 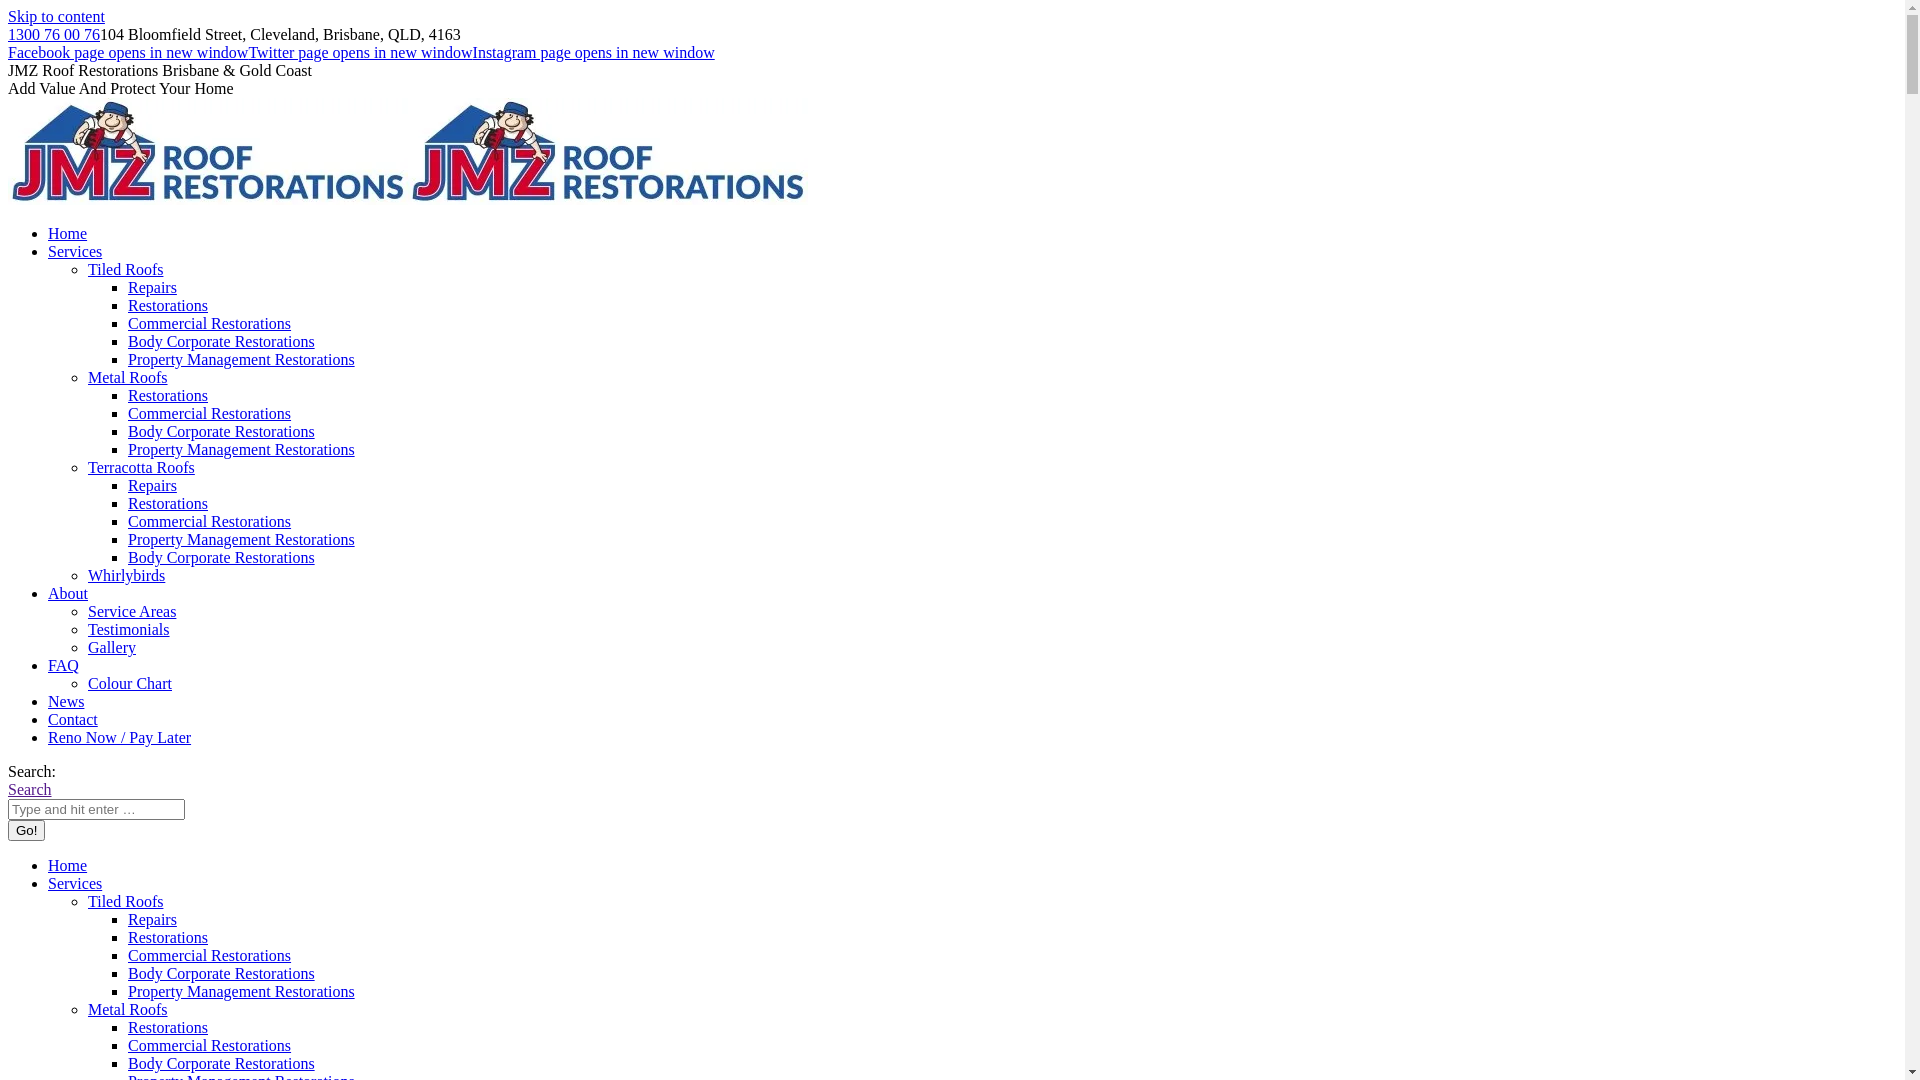 I want to click on 'Search form', so click(x=95, y=808).